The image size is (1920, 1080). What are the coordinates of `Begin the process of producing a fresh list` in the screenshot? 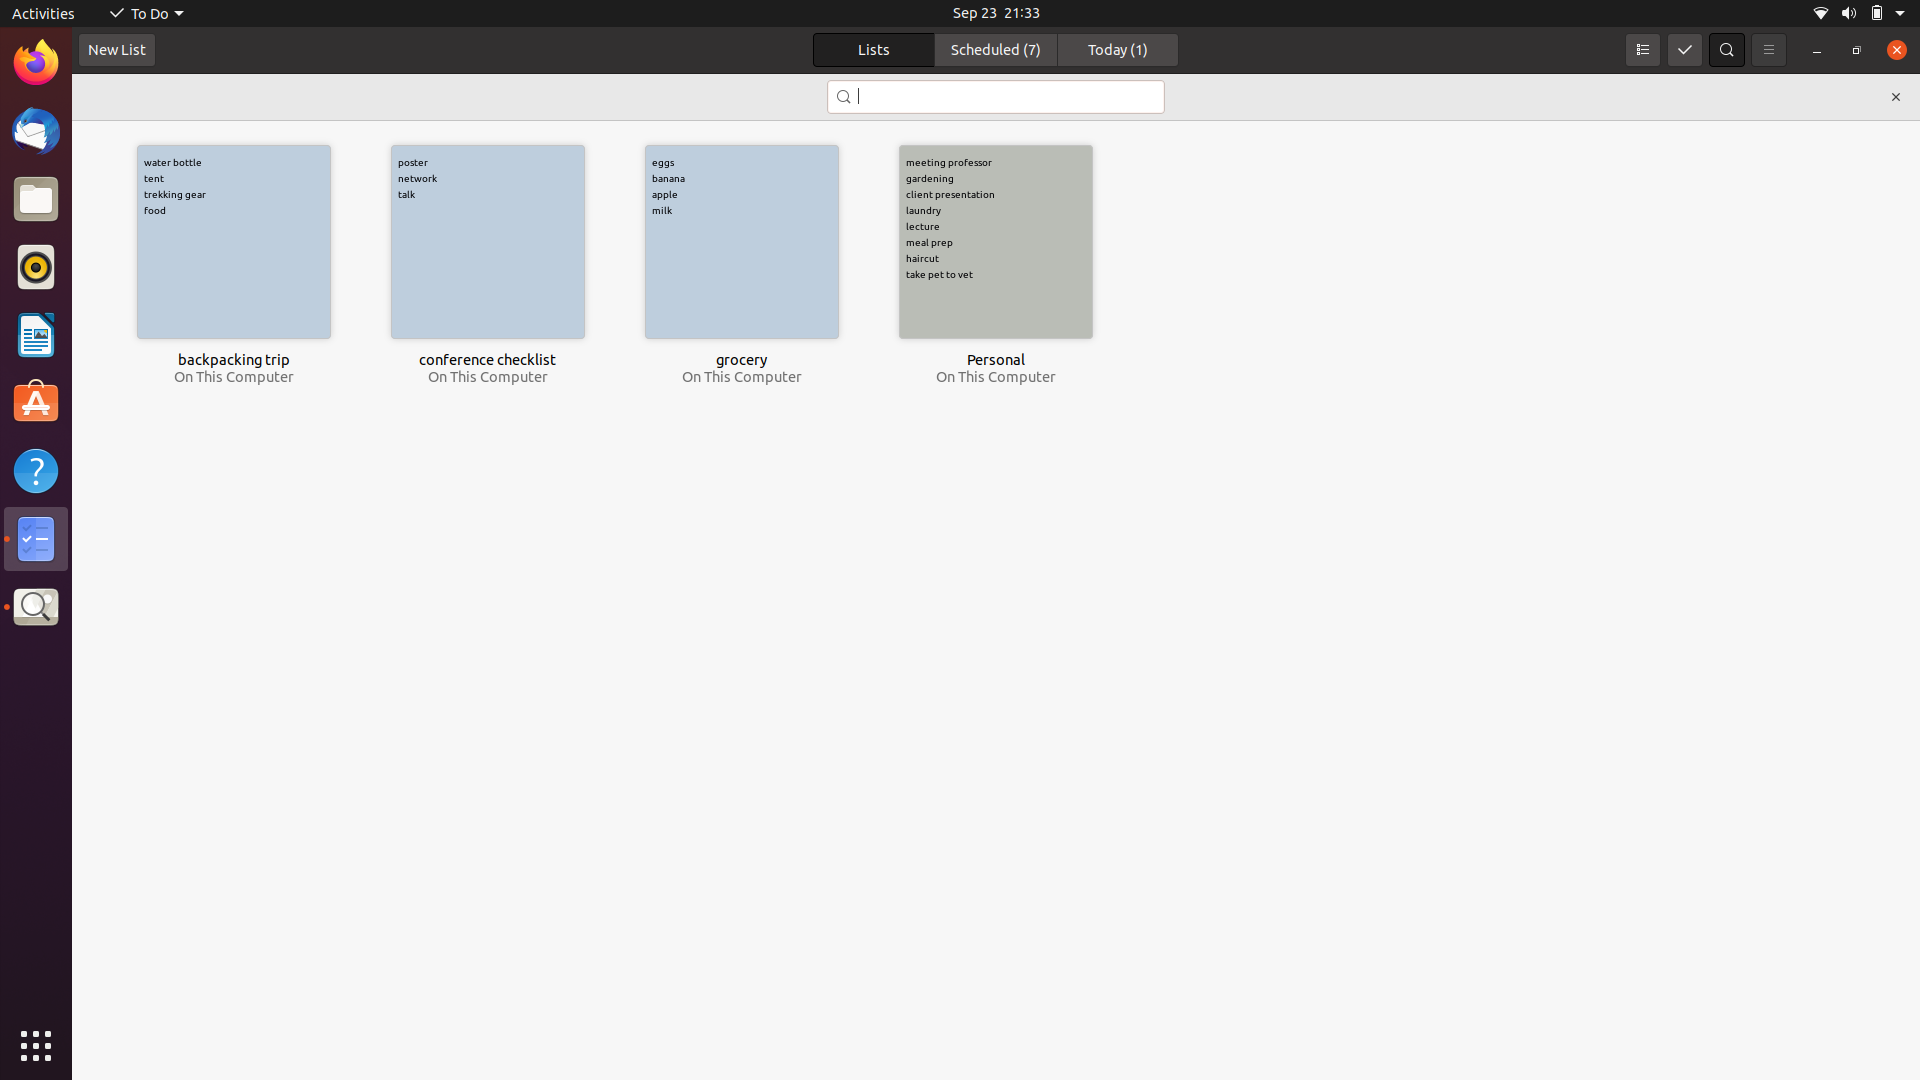 It's located at (115, 50).